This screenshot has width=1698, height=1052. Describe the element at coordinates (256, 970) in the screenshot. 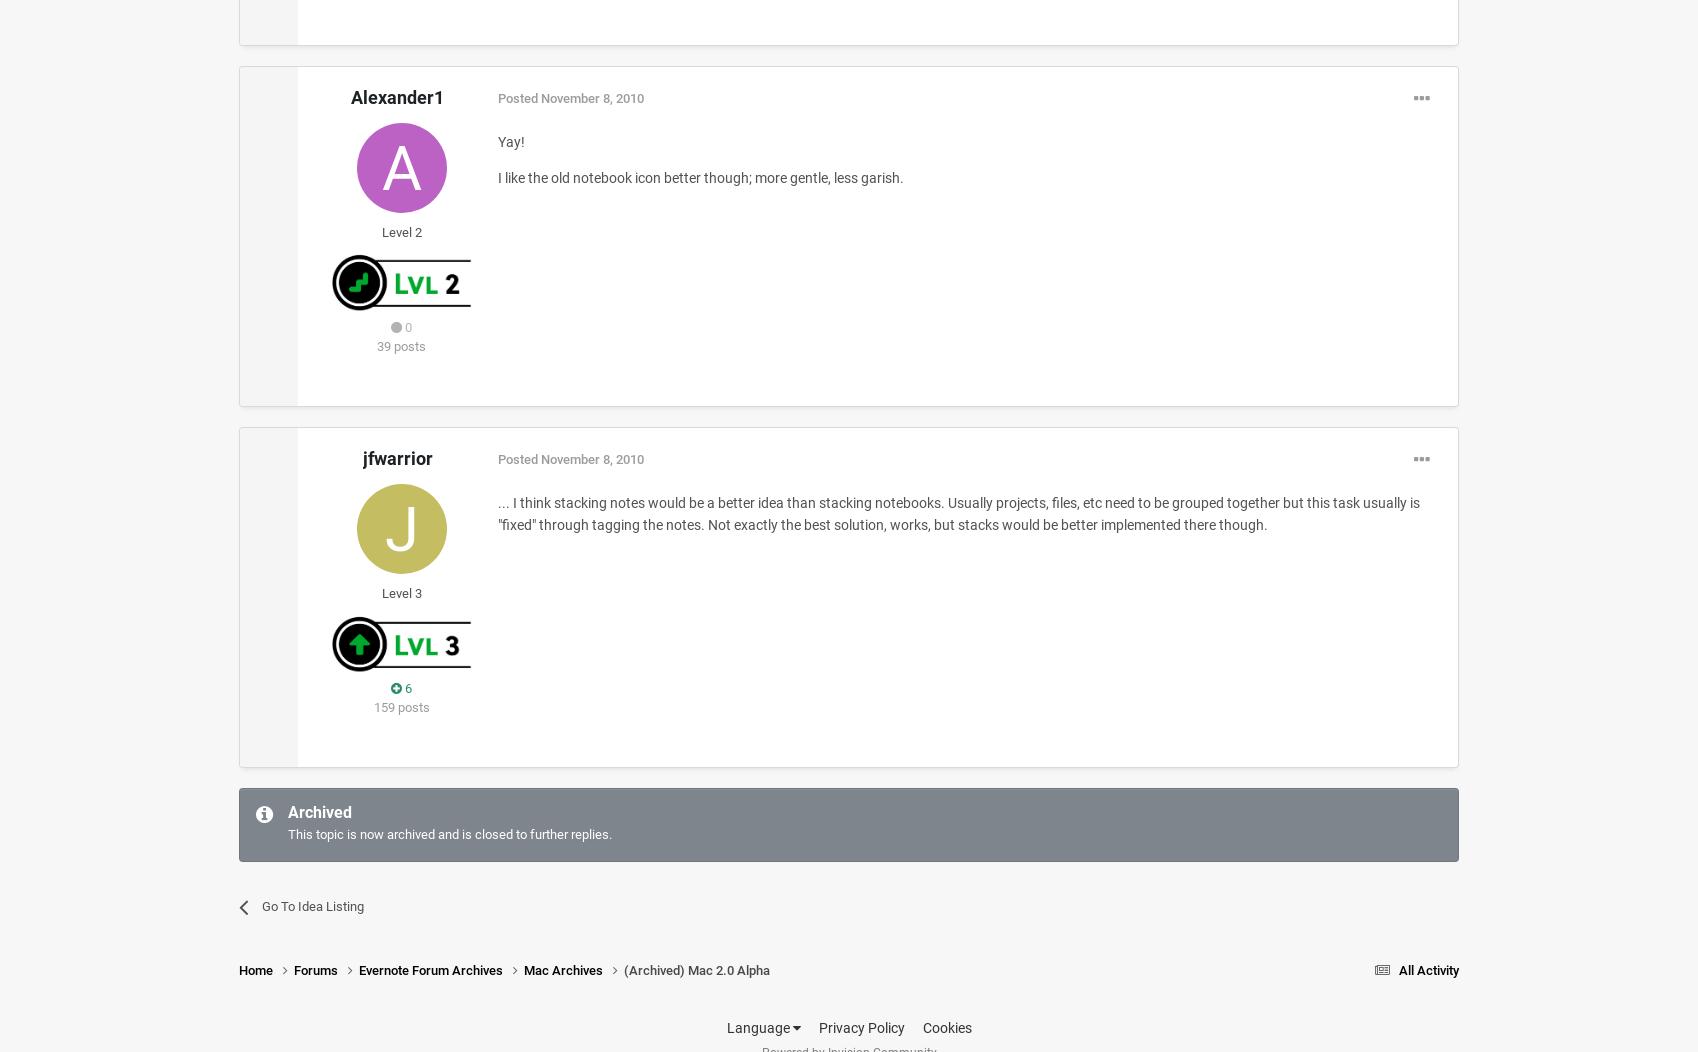

I see `'Home'` at that location.